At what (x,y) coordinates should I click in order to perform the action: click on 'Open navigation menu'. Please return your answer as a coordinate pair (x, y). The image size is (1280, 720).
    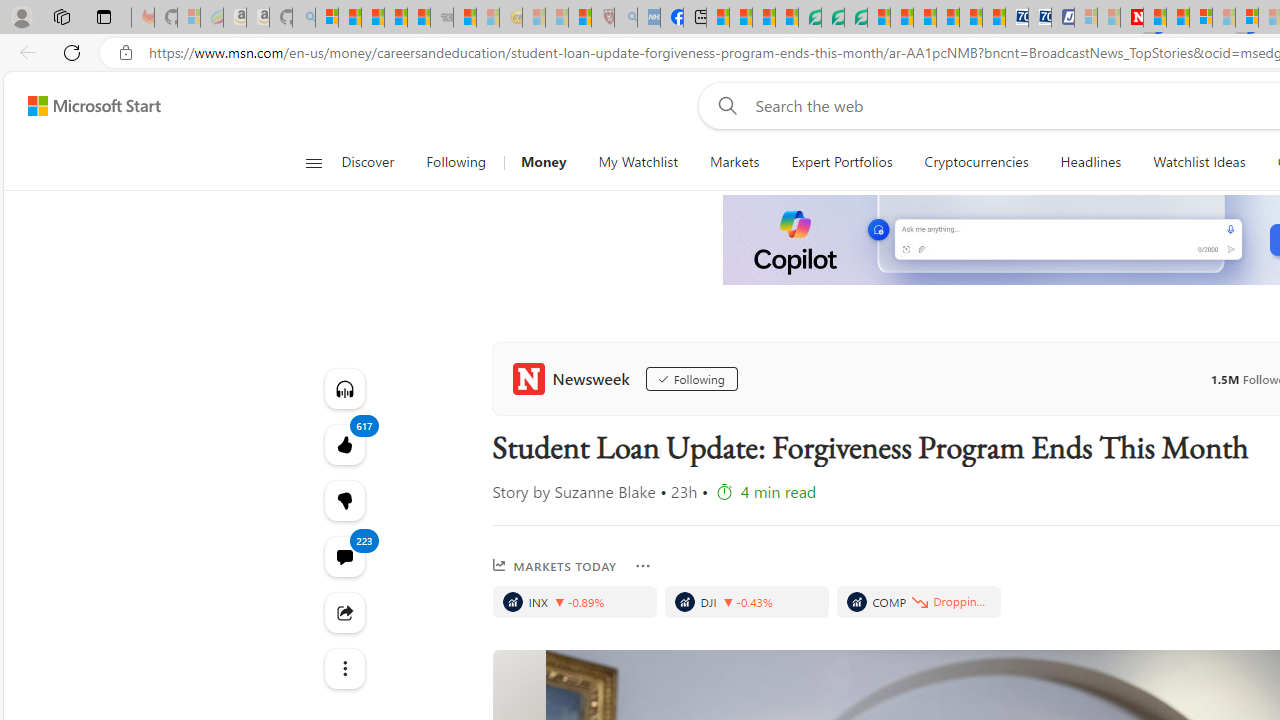
    Looking at the image, I should click on (312, 162).